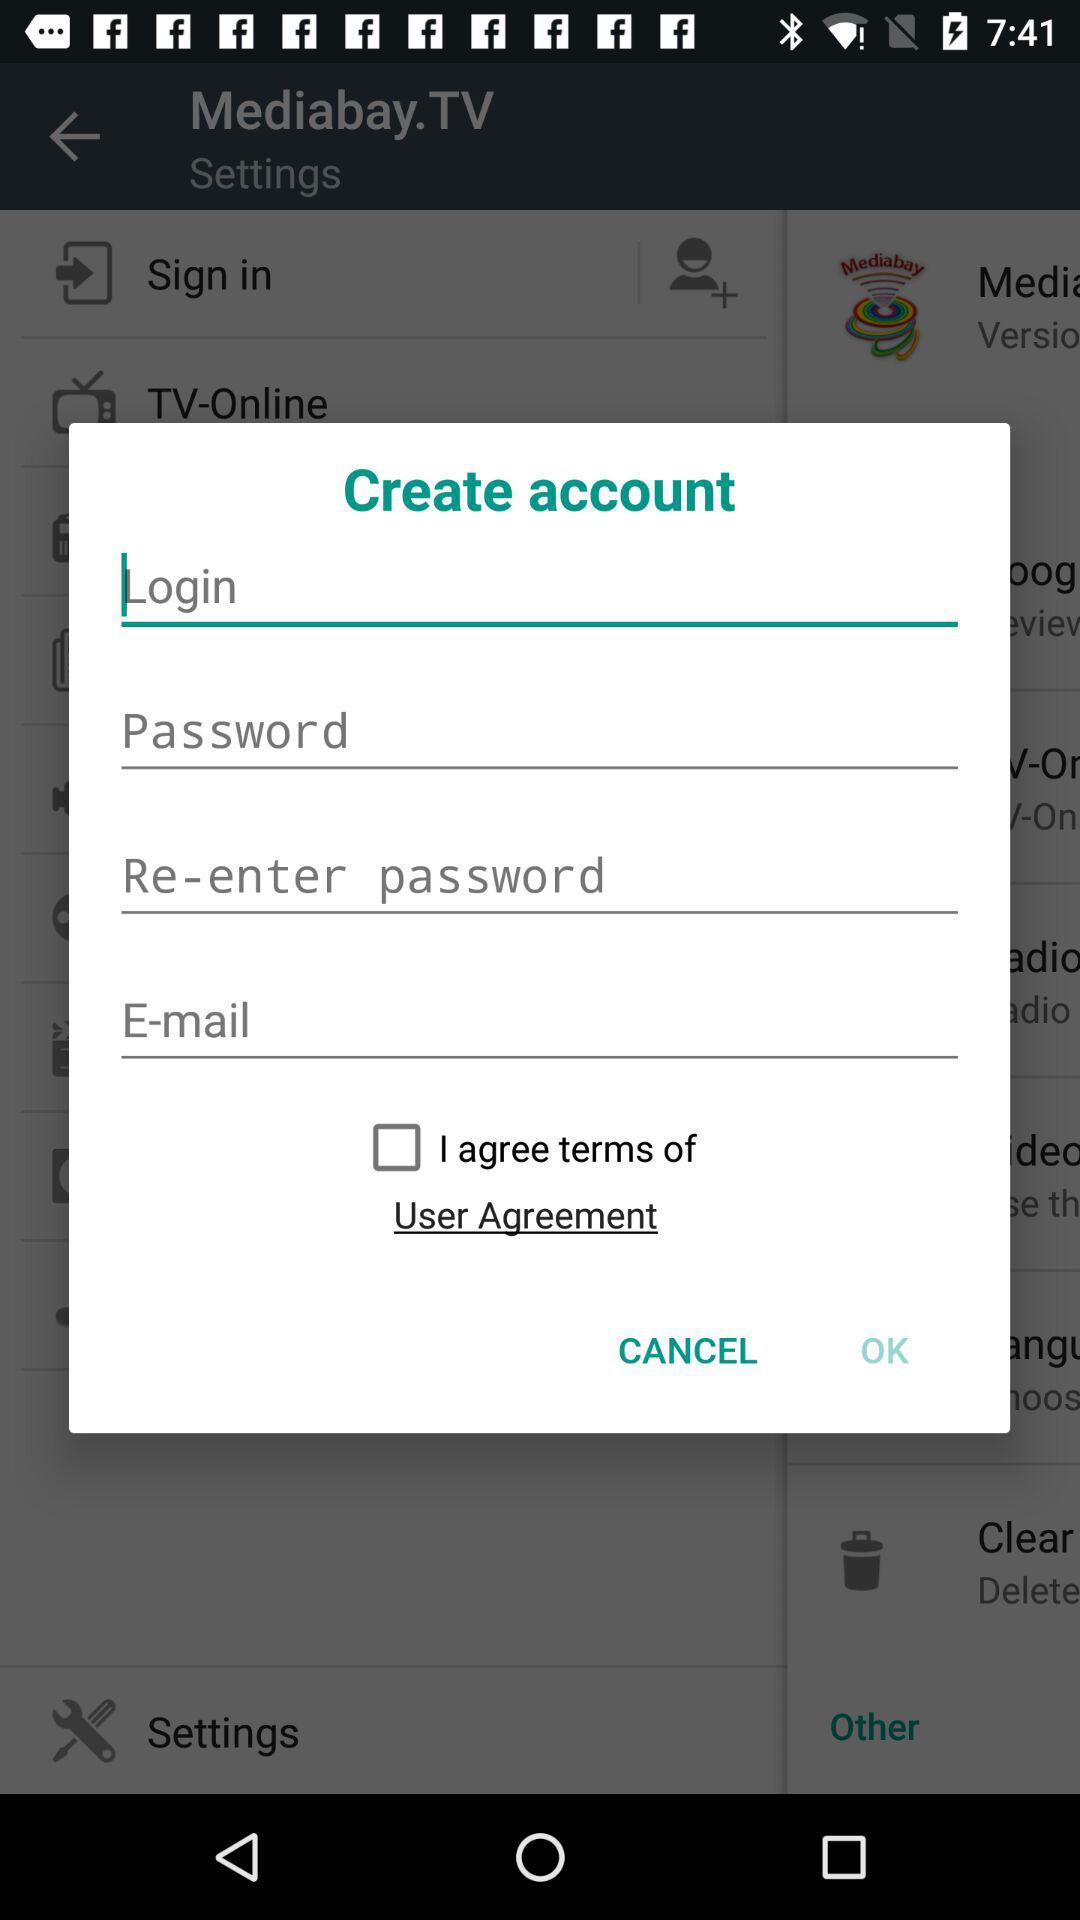 Image resolution: width=1080 pixels, height=1920 pixels. I want to click on icon below the create account, so click(538, 584).